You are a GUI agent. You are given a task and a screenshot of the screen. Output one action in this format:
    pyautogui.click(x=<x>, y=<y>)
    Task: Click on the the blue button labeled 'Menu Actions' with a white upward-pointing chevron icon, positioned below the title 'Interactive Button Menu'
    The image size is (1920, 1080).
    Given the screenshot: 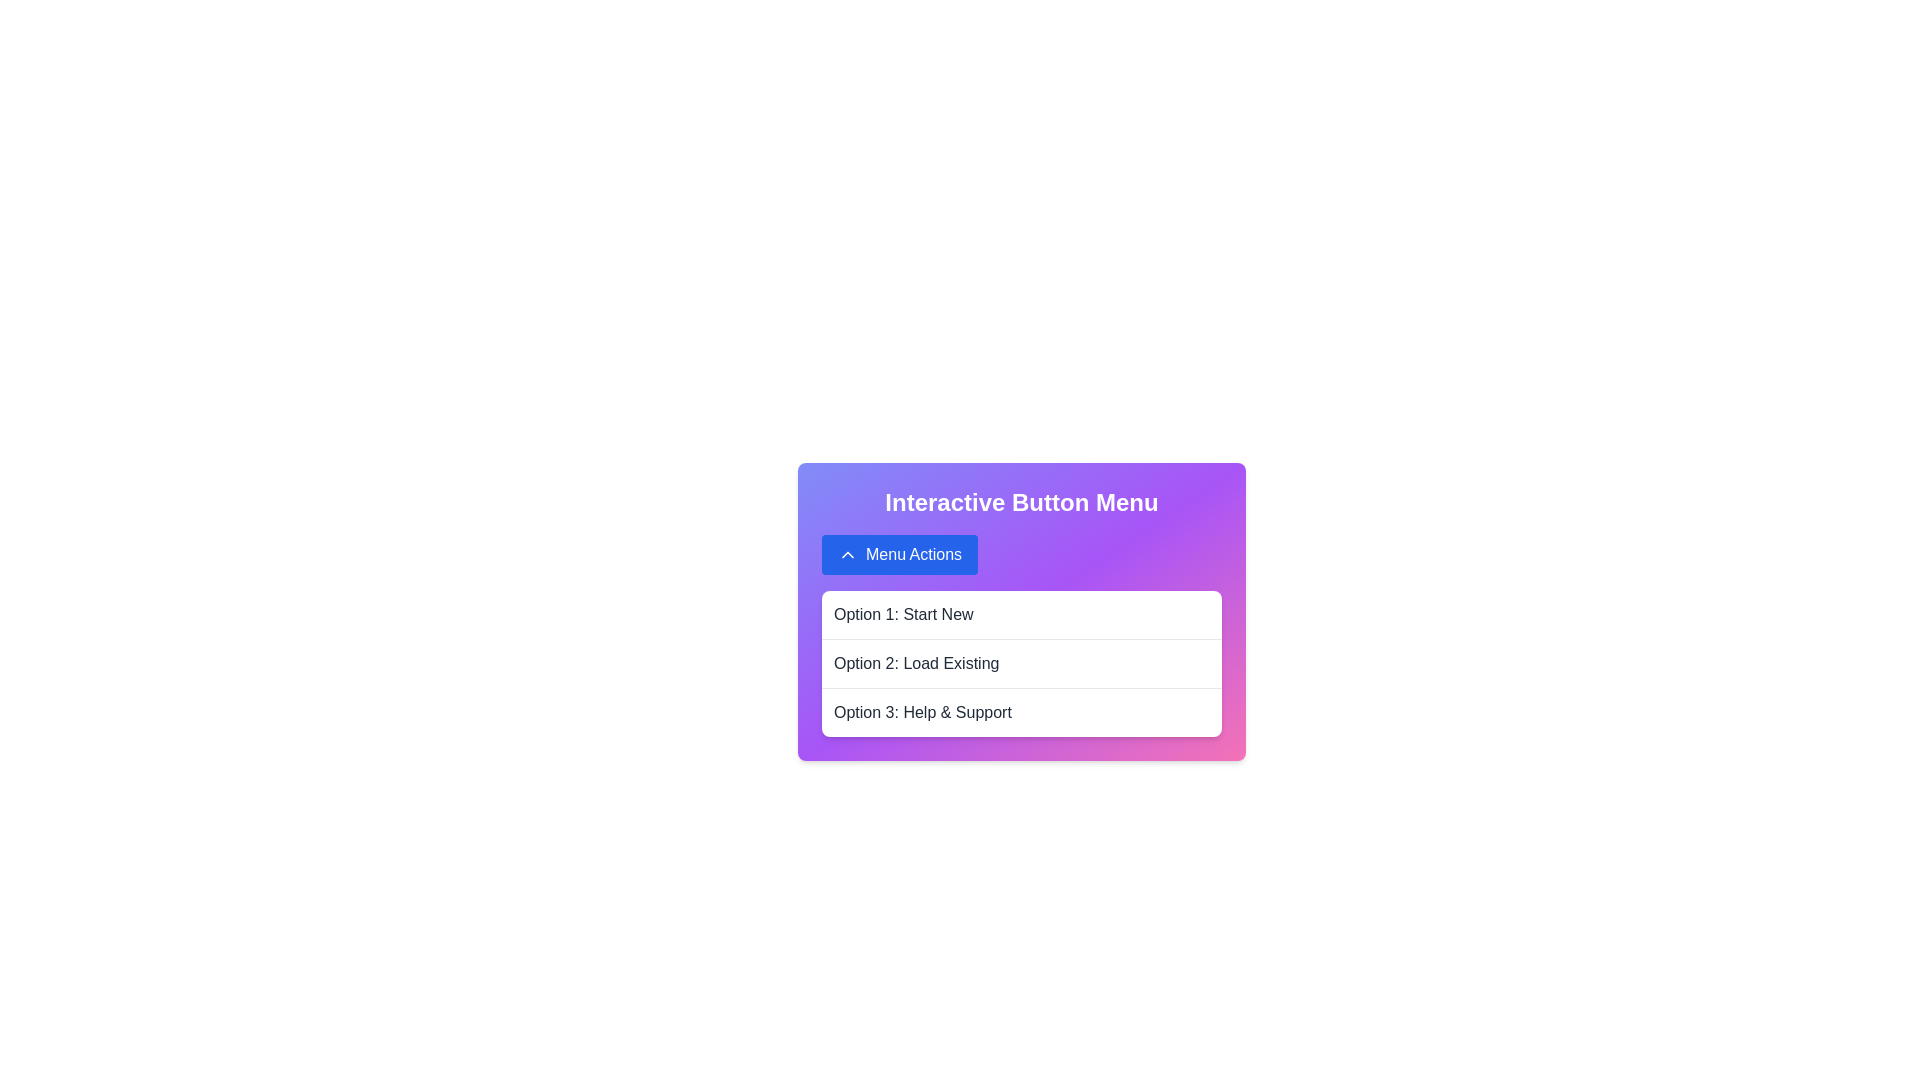 What is the action you would take?
    pyautogui.click(x=899, y=555)
    